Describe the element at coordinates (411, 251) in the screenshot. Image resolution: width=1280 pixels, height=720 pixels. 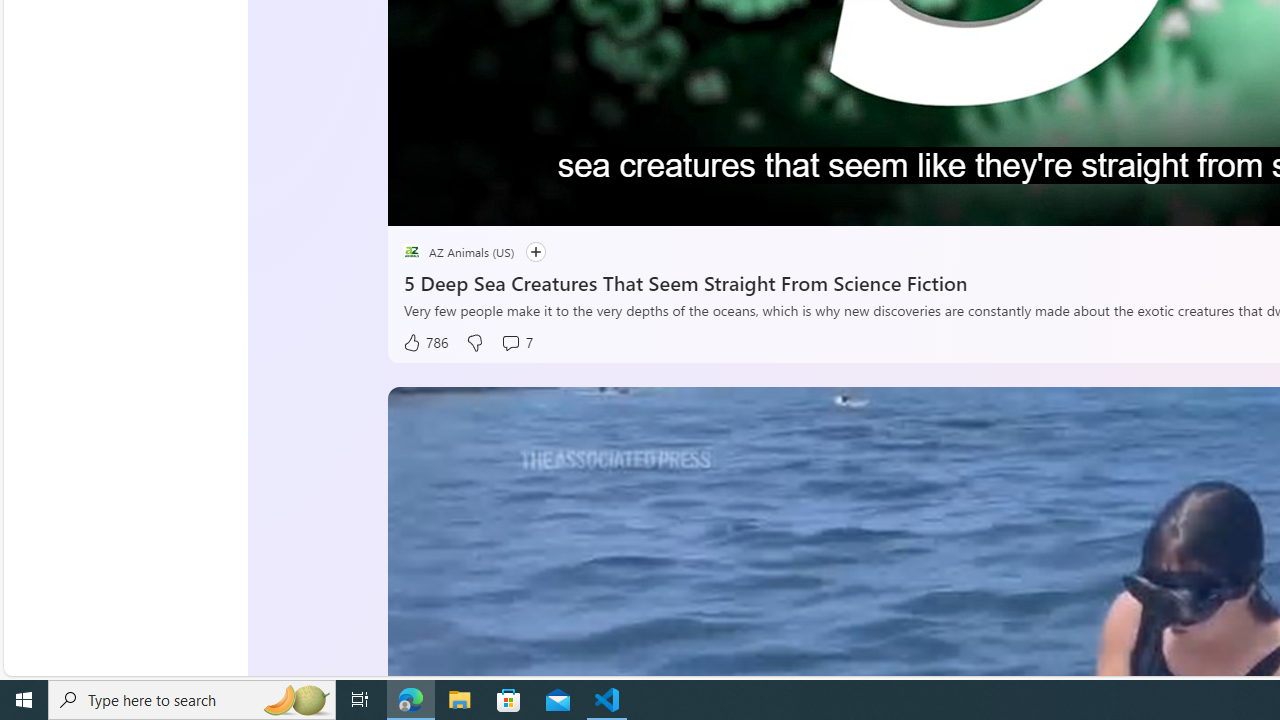
I see `'placeholder'` at that location.